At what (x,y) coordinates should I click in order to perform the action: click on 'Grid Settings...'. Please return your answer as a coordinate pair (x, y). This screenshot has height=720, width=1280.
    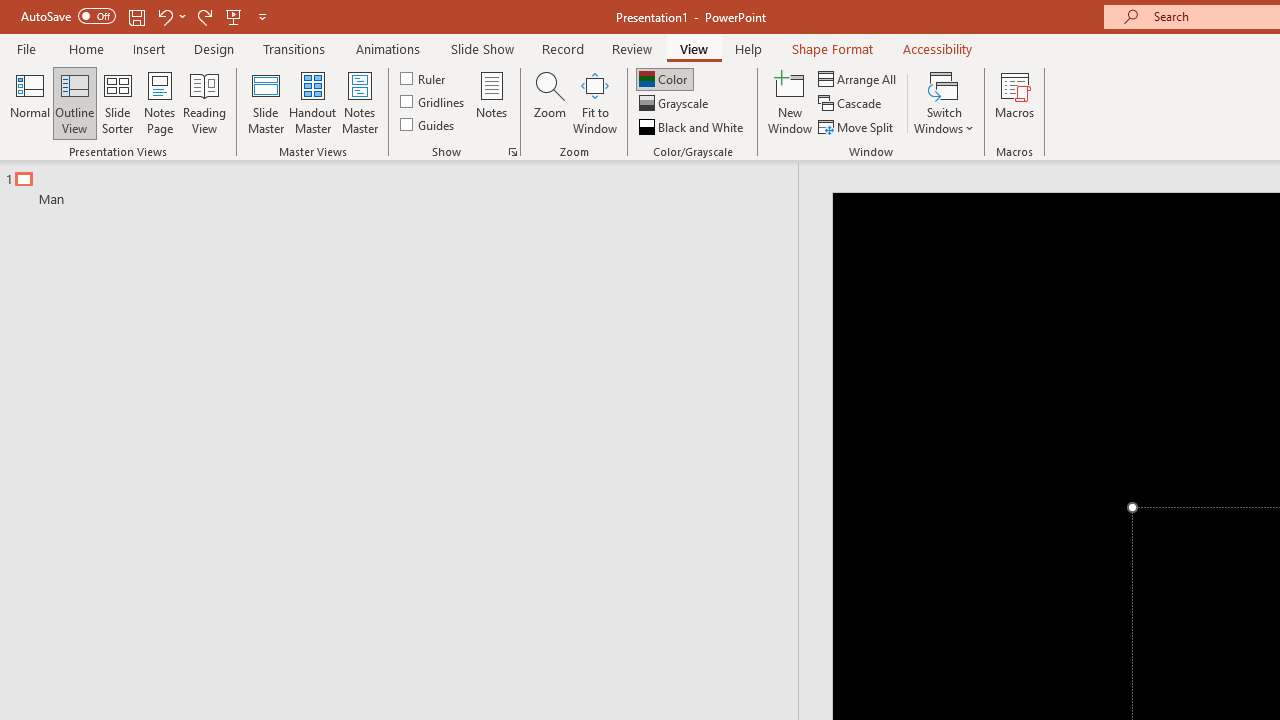
    Looking at the image, I should click on (513, 150).